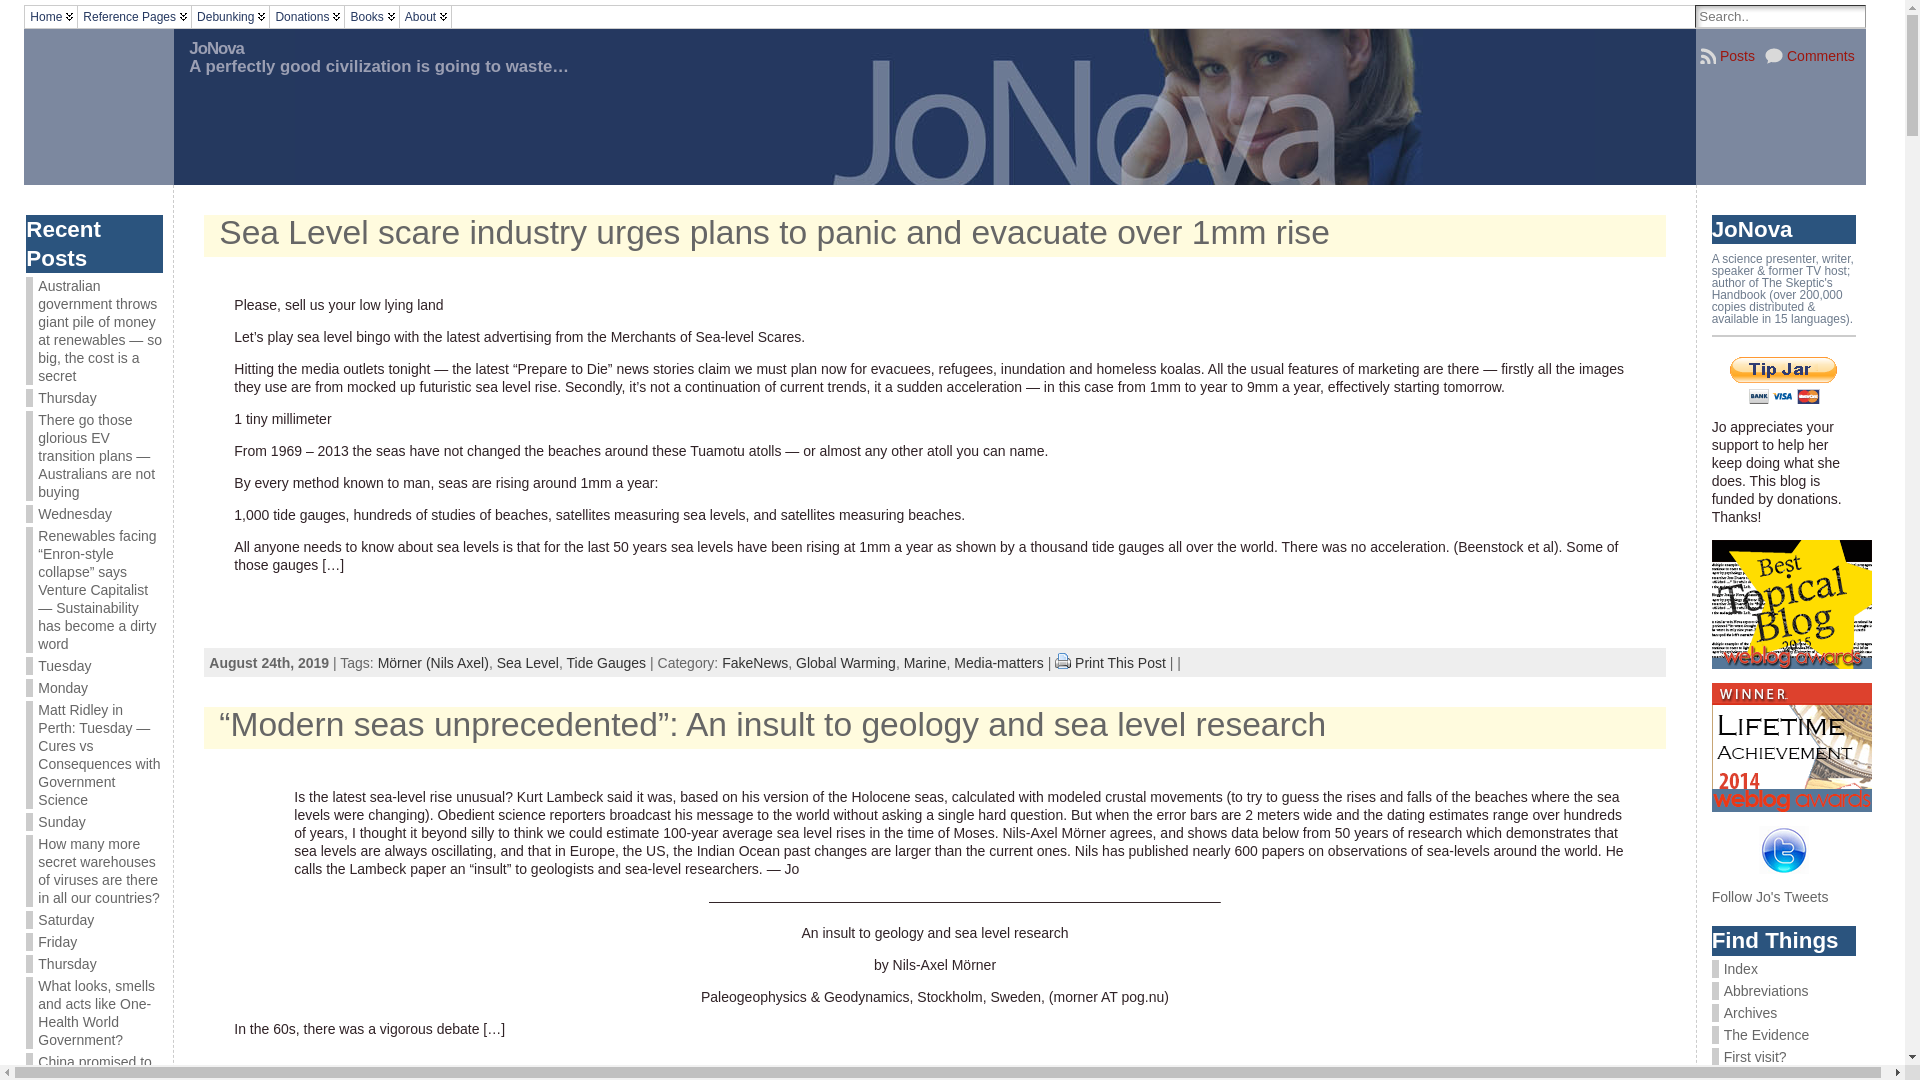  Describe the element at coordinates (1784, 967) in the screenshot. I see `'Index'` at that location.